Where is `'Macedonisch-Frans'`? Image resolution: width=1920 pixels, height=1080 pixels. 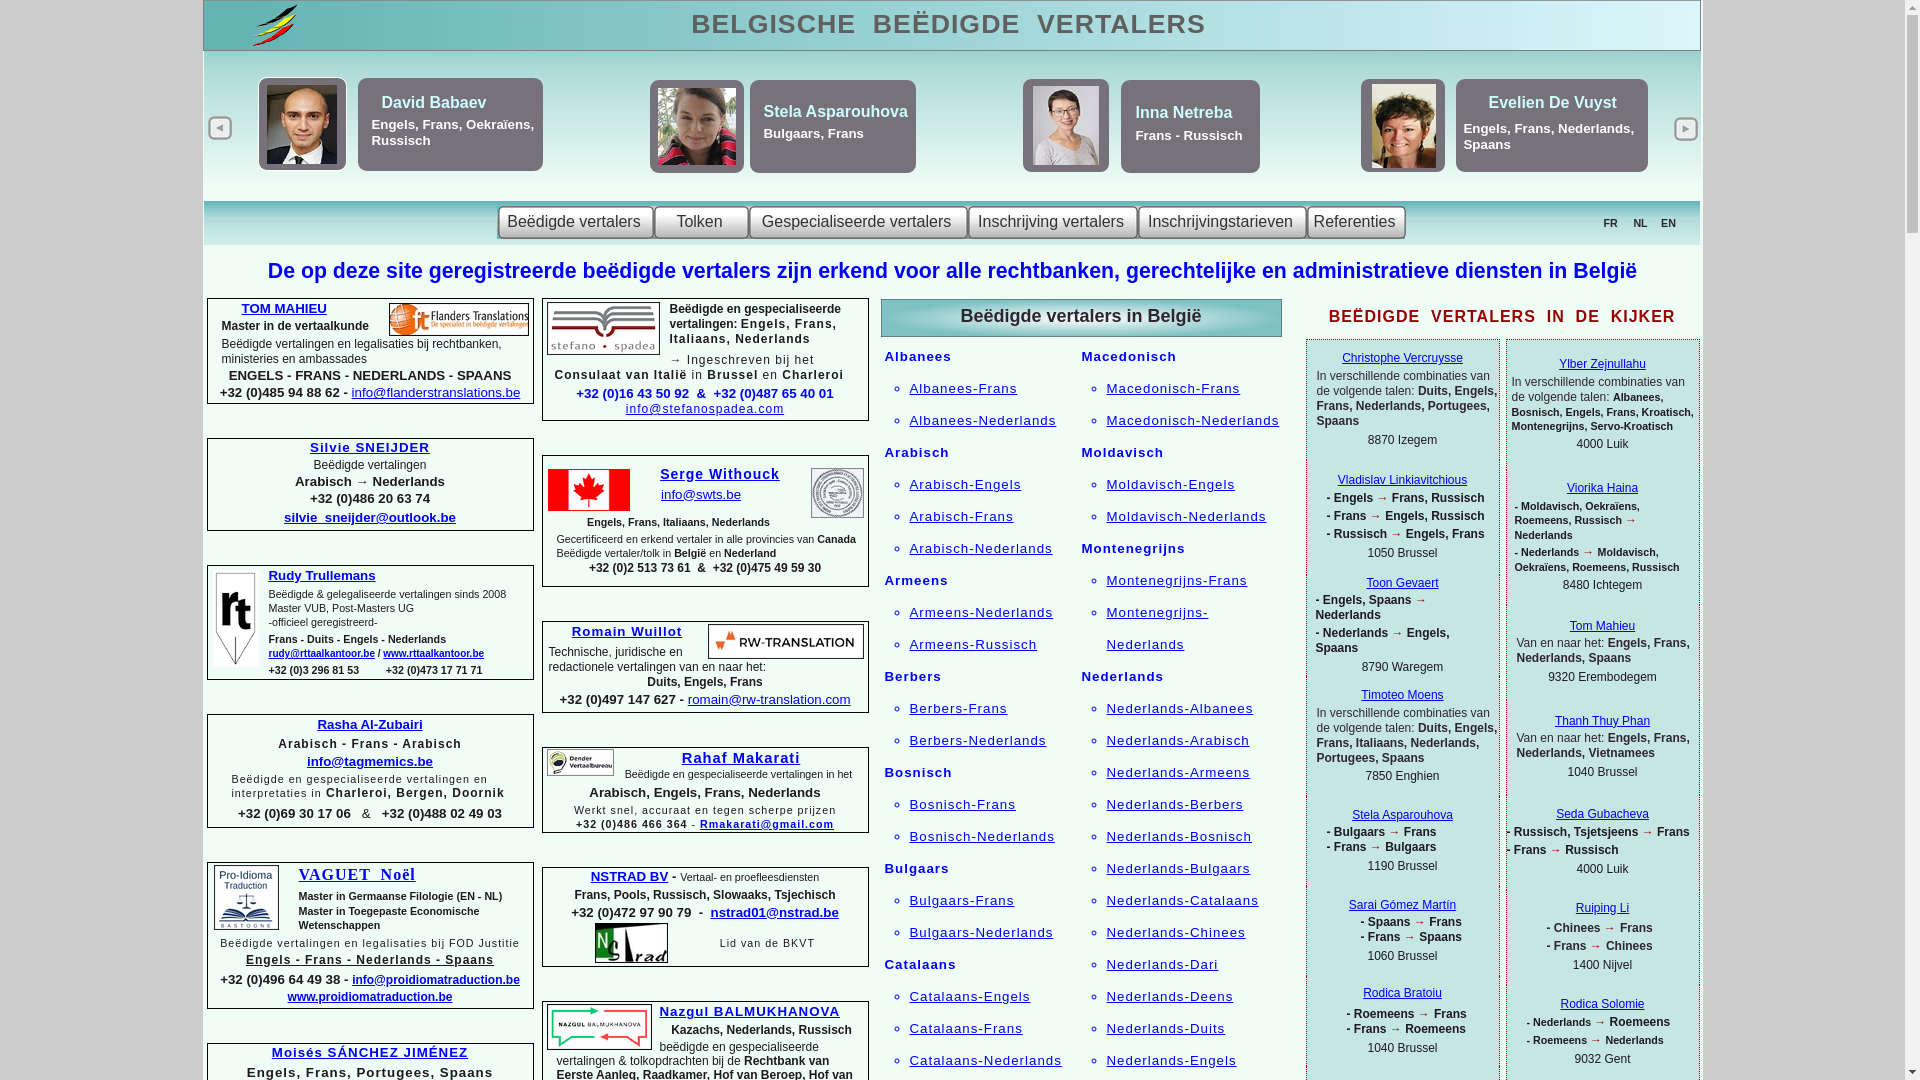 'Macedonisch-Frans' is located at coordinates (1104, 388).